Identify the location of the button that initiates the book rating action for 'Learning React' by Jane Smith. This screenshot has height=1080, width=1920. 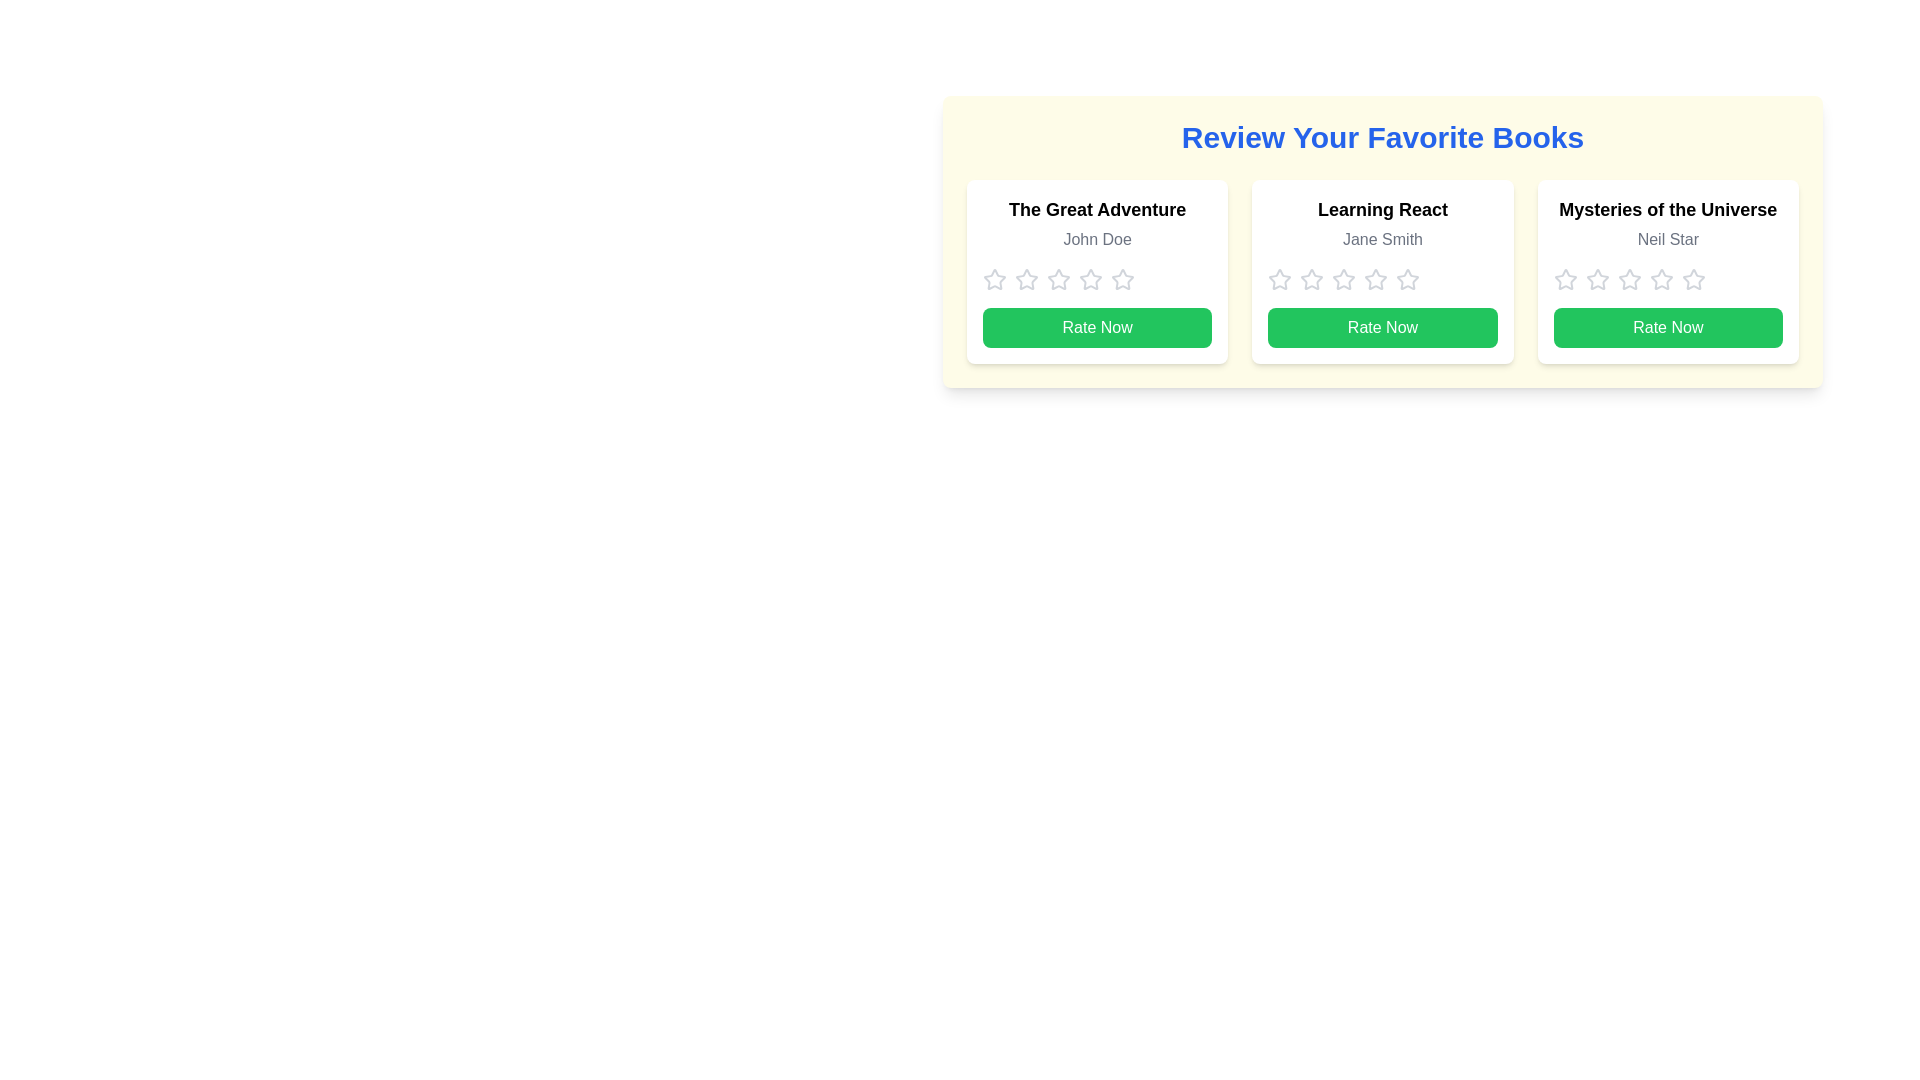
(1381, 326).